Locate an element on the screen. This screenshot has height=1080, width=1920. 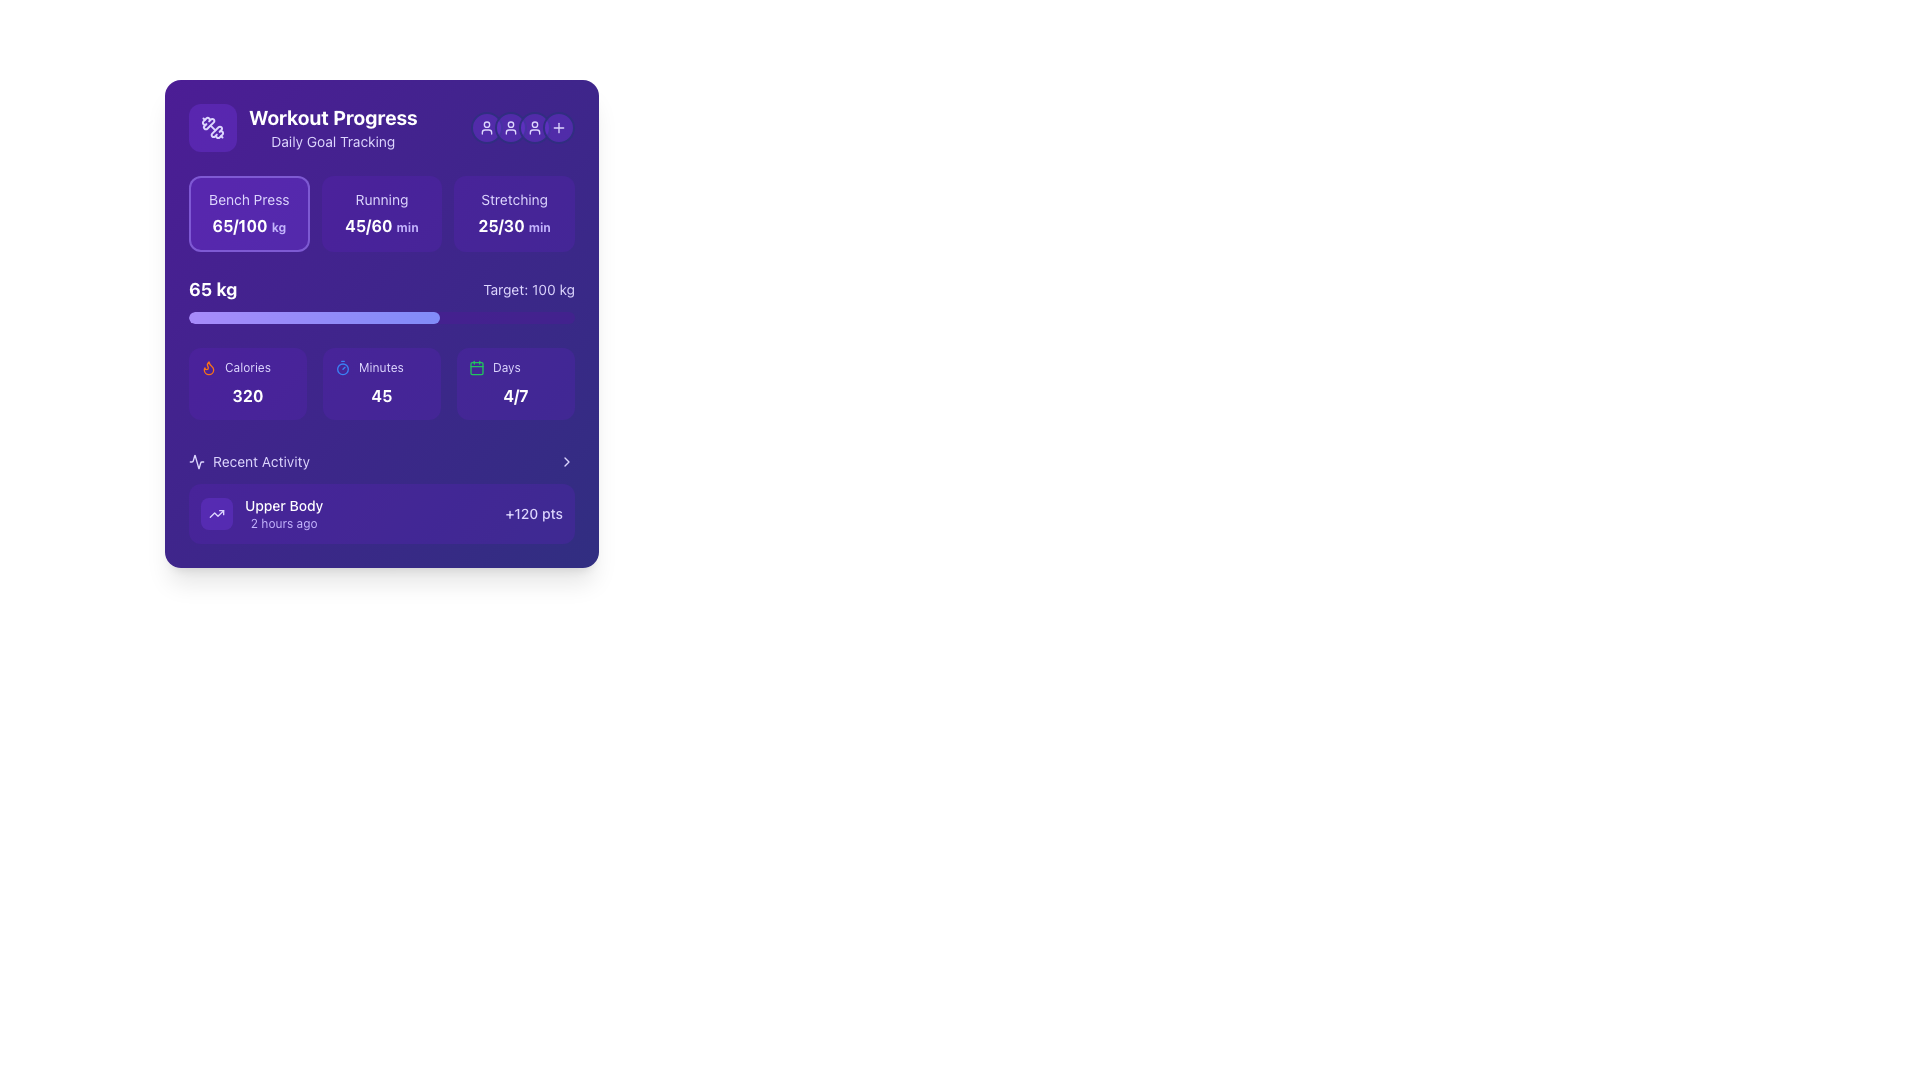
the Activity Update Row displaying 'Upper Body' activity, which shows '2 hours ago' and '+120 pts' is located at coordinates (382, 496).